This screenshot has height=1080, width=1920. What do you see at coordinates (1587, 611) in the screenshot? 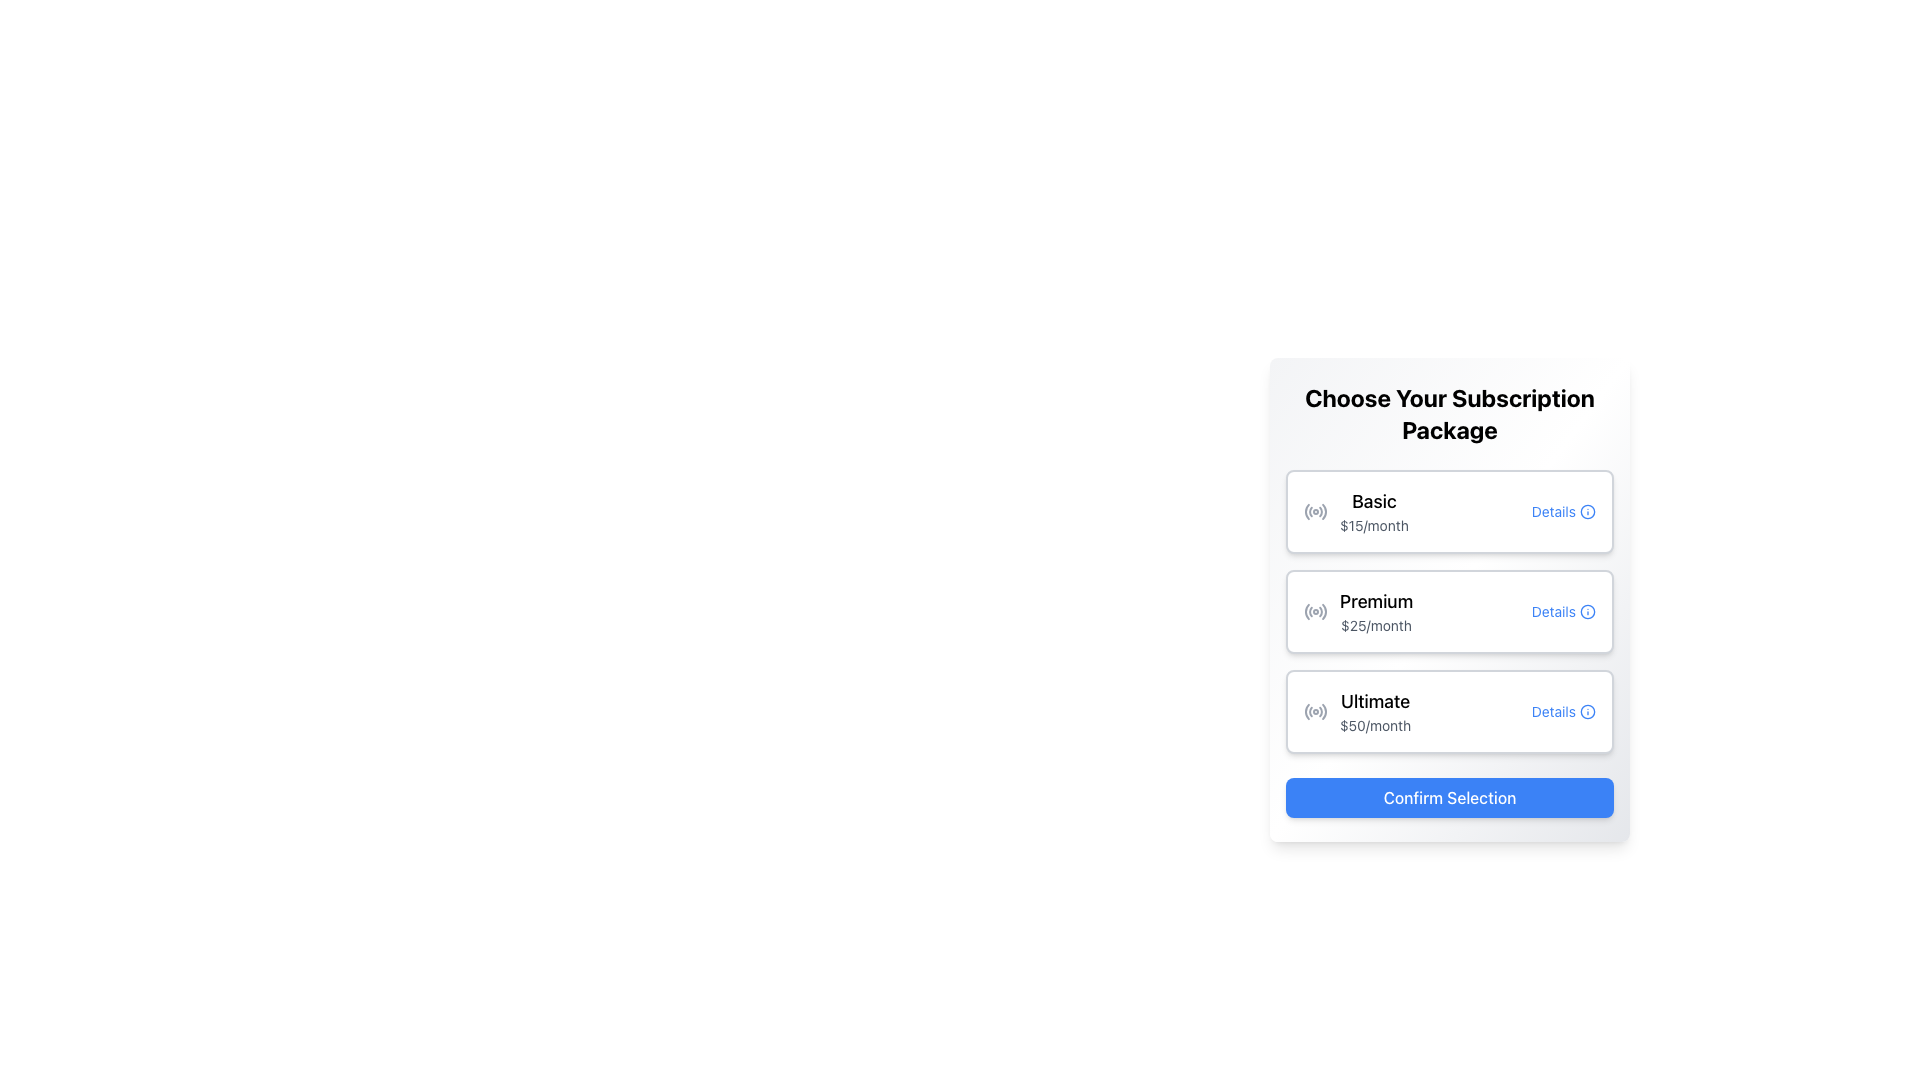
I see `the circular UI component with a visible border located within the SVG graphics, adjacent to the 'Premium' subscription option` at bounding box center [1587, 611].